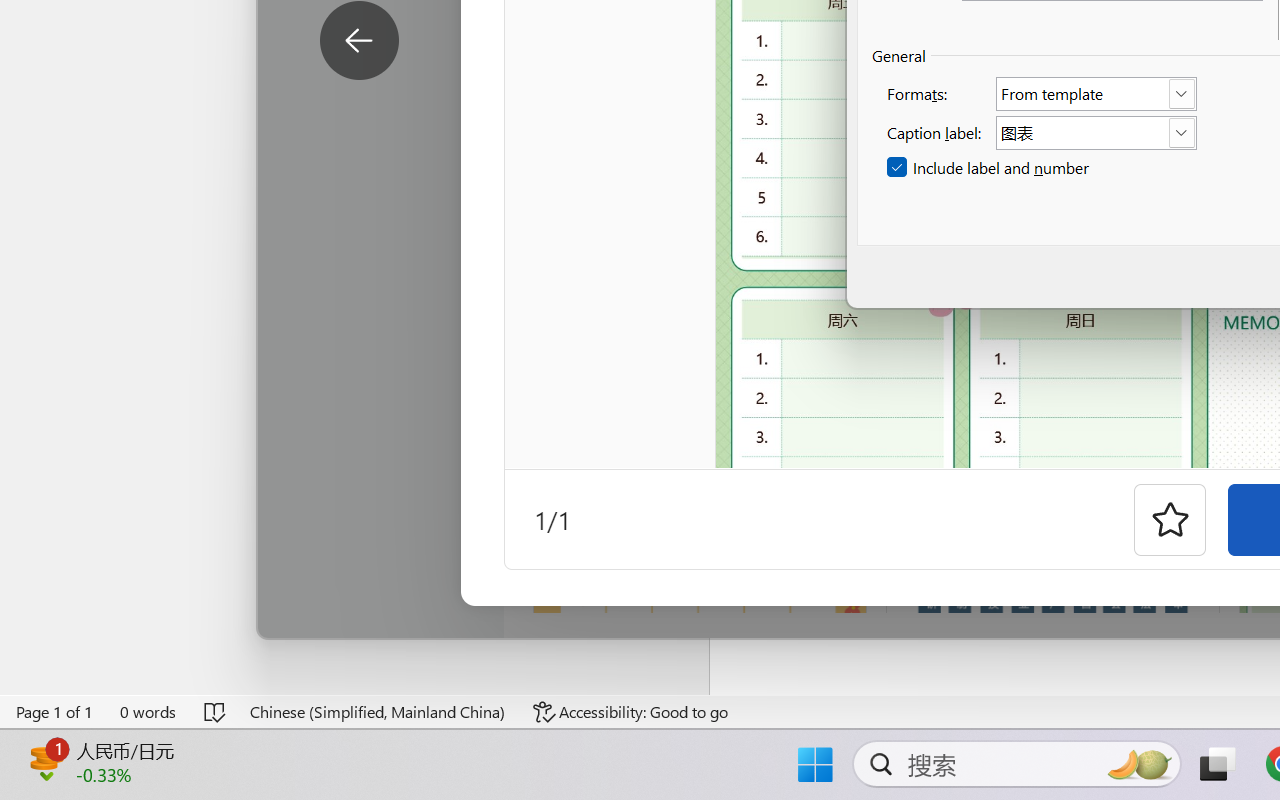 The height and width of the screenshot is (800, 1280). I want to click on 'Language Chinese (Simplified, Mainland China)', so click(378, 711).